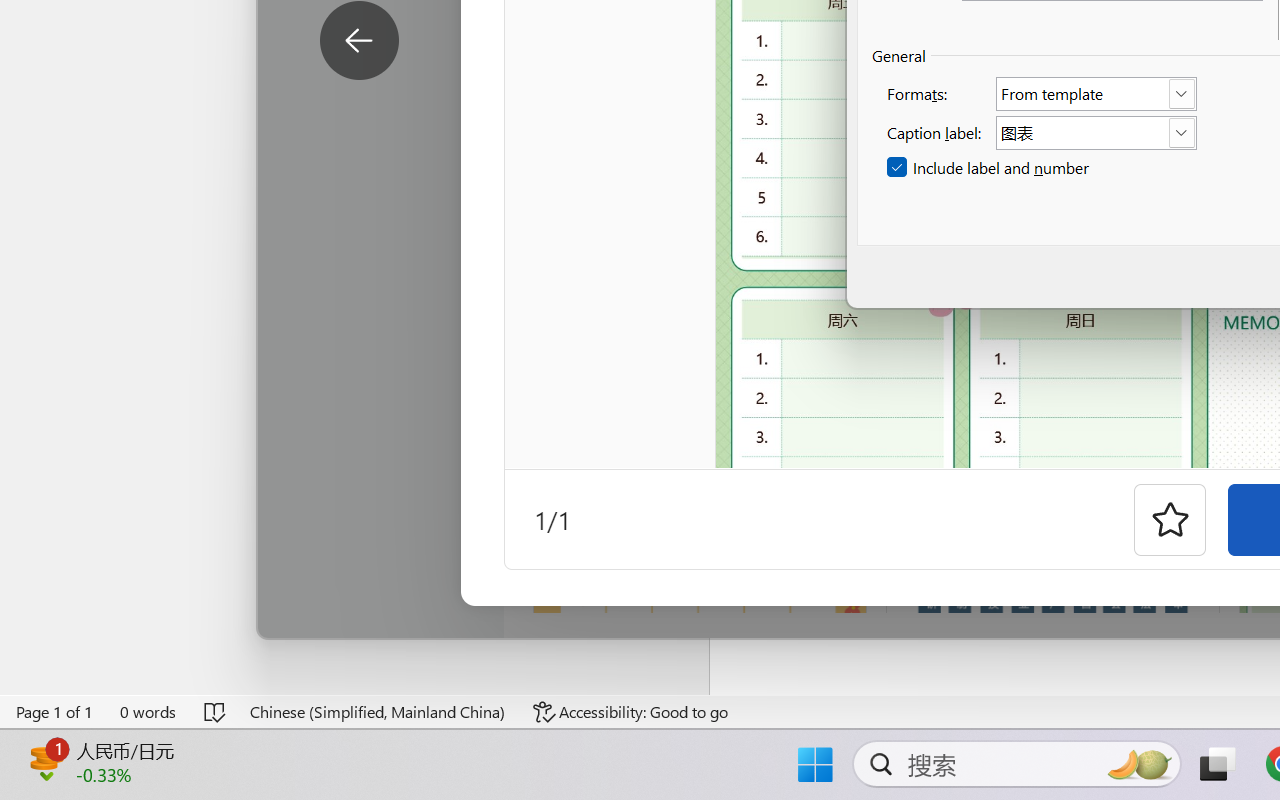 The height and width of the screenshot is (800, 1280). I want to click on 'Language Chinese (Simplified, Mainland China)', so click(378, 711).